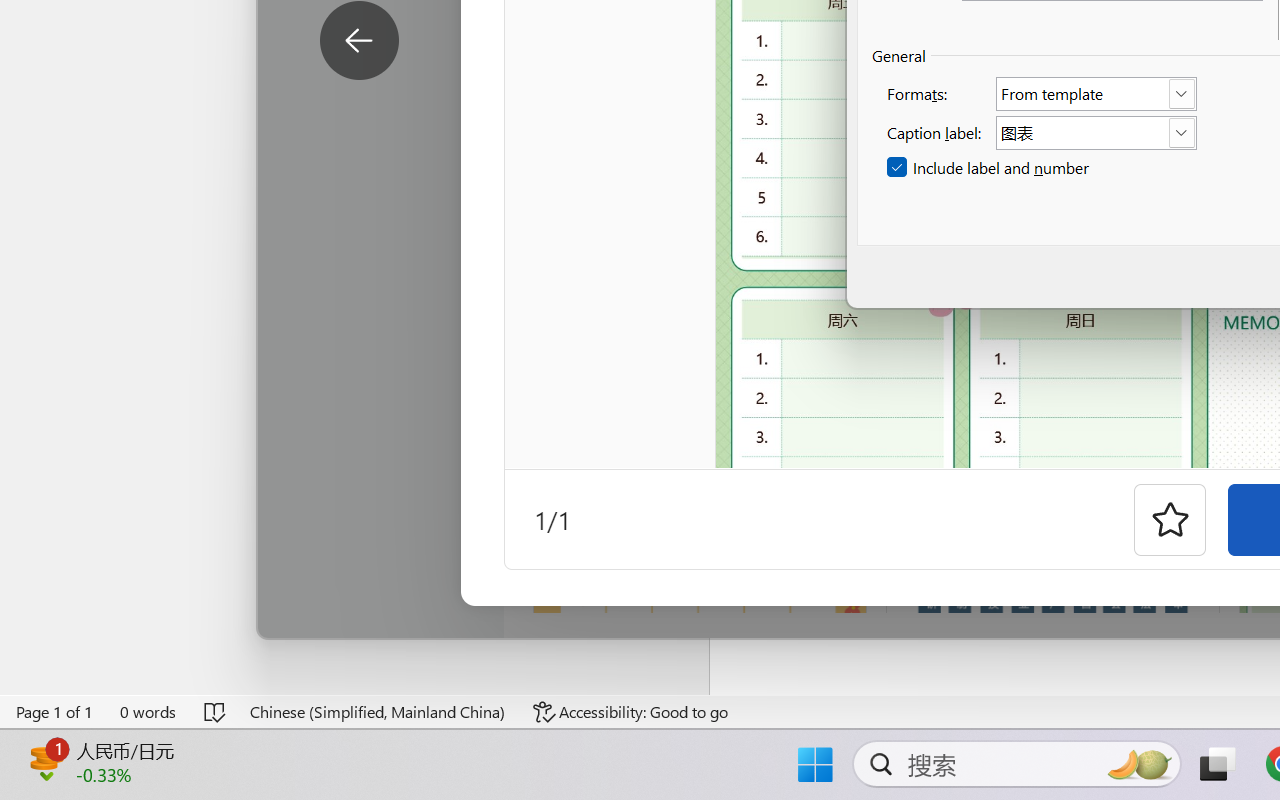 The height and width of the screenshot is (800, 1280). I want to click on 'Language Chinese (Simplified, Mainland China)', so click(378, 711).